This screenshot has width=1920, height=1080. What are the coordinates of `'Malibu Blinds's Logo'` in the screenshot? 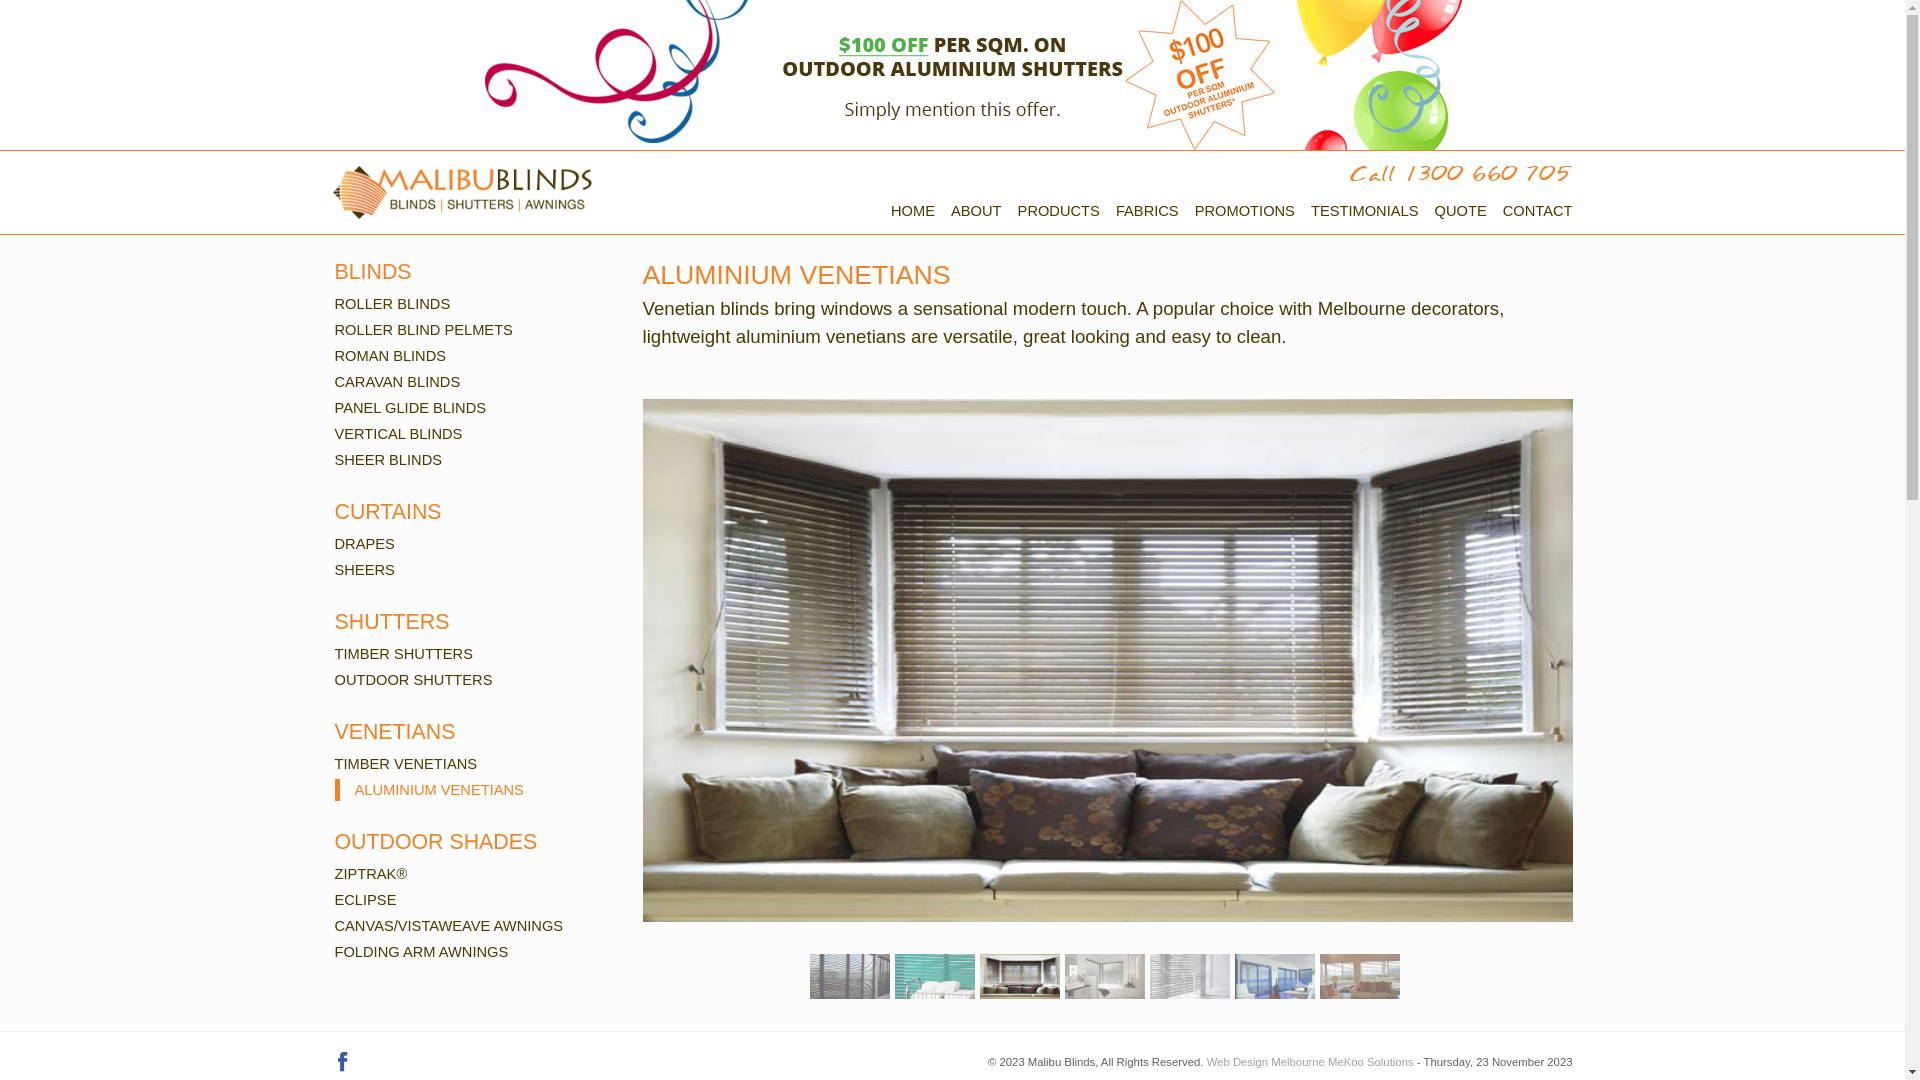 It's located at (460, 192).